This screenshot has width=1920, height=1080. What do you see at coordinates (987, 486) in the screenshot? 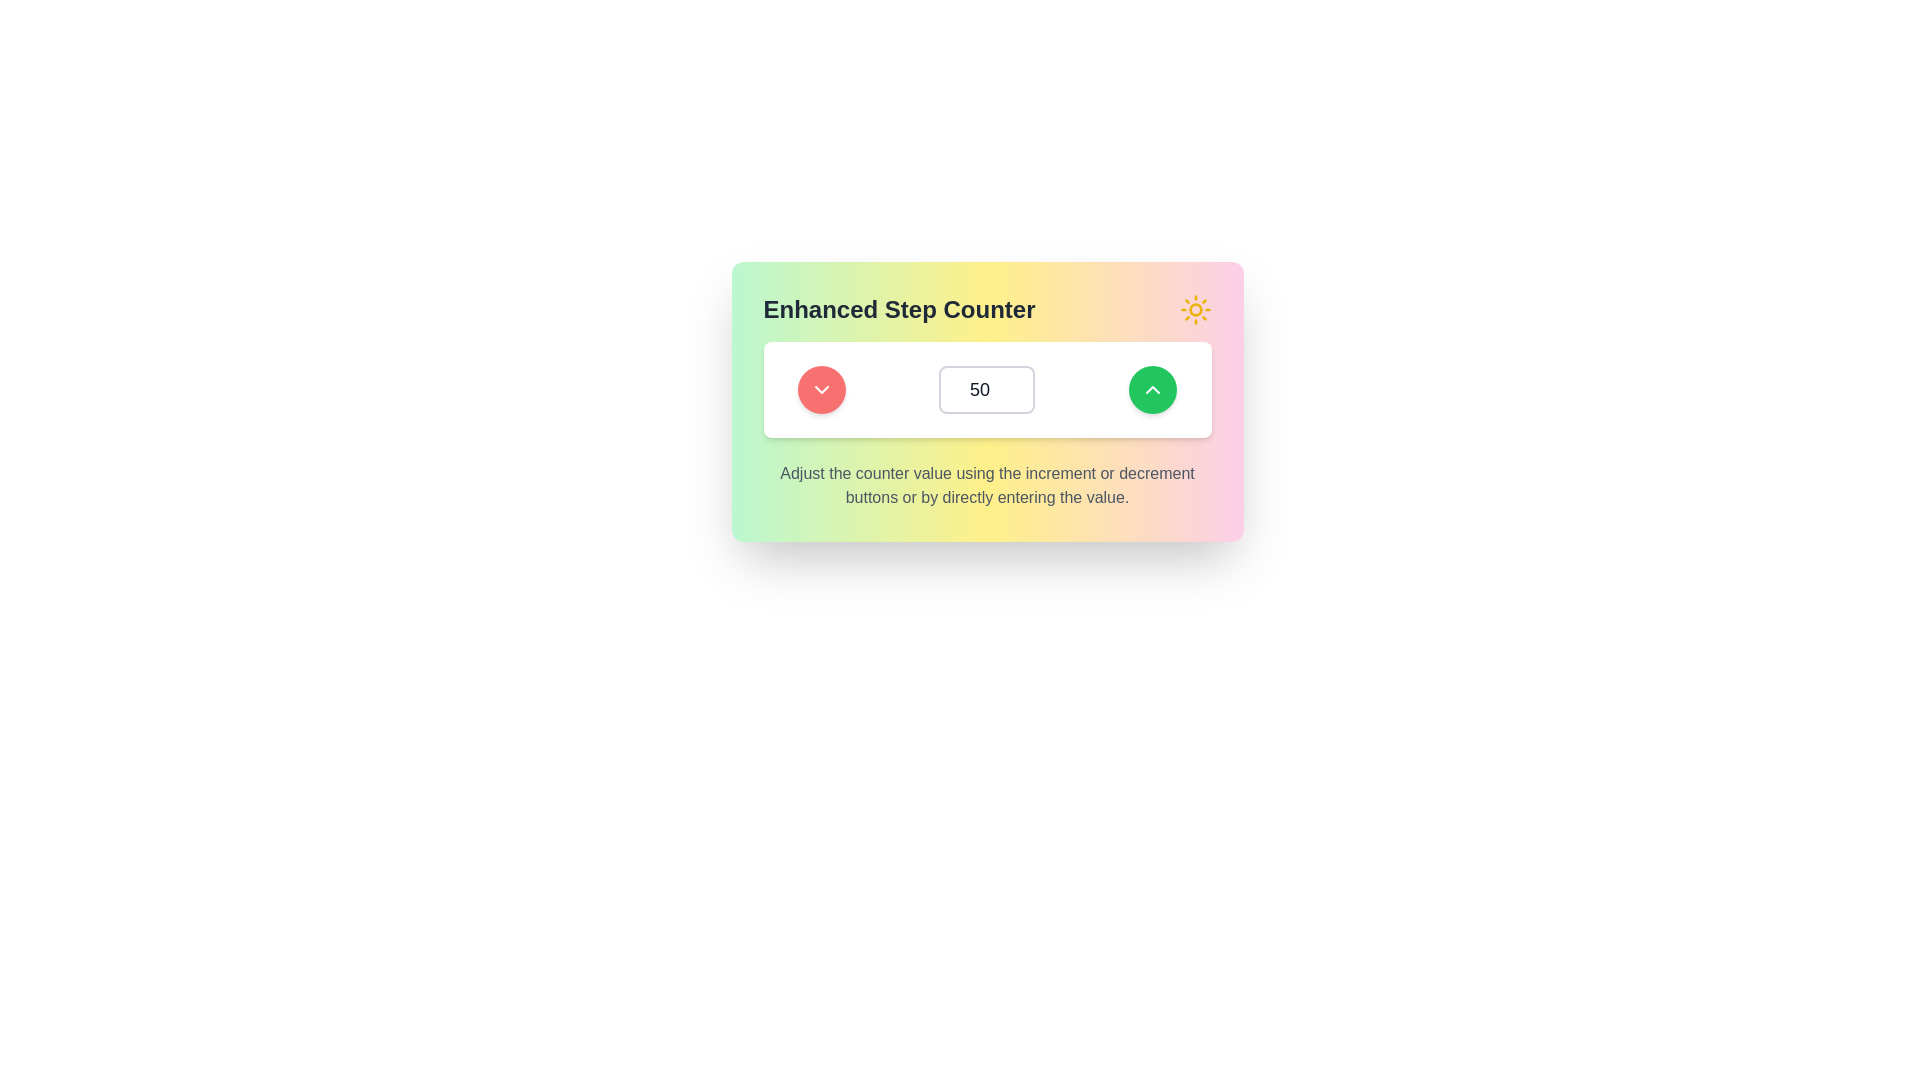
I see `the instructional text block located beneath the counter input group, which provides guidance on how to interact with the counter functionality` at bounding box center [987, 486].